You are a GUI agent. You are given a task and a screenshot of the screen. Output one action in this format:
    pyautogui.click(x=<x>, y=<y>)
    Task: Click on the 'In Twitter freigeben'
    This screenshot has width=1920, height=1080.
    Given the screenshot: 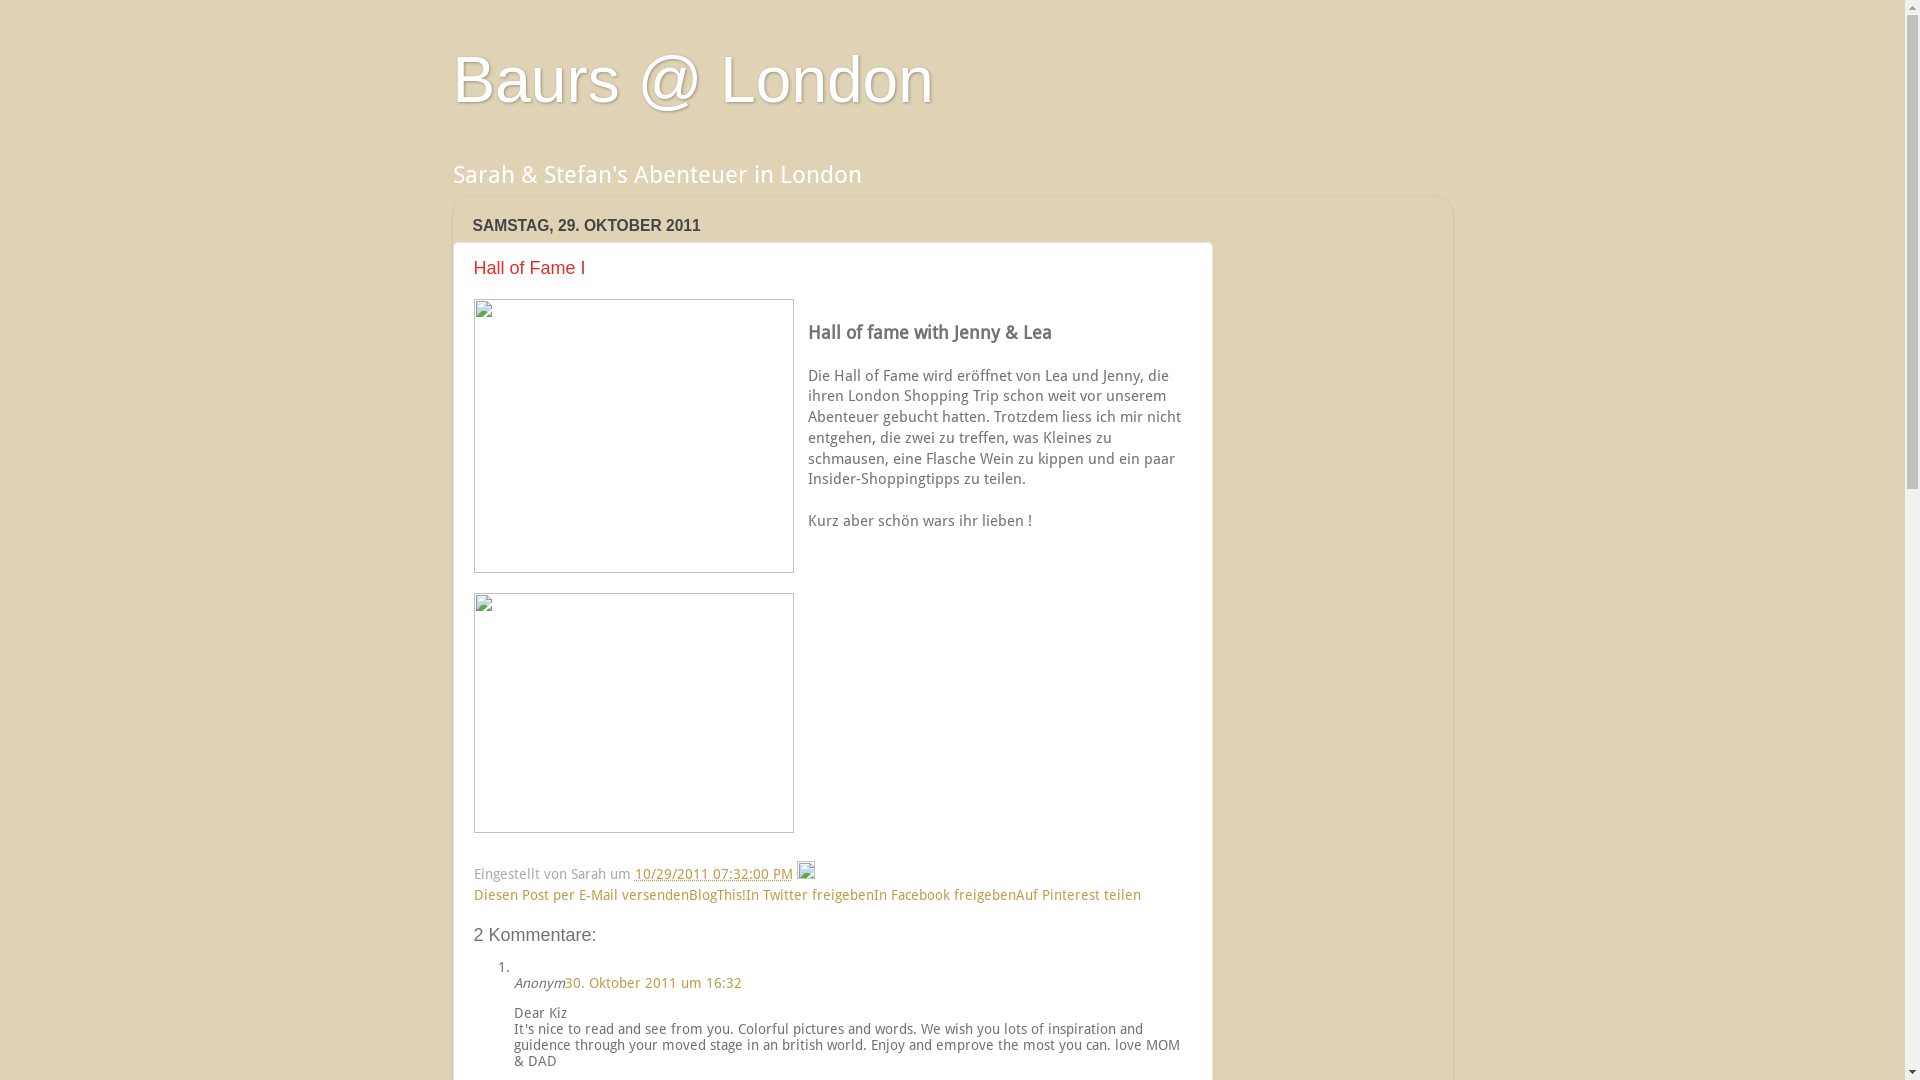 What is the action you would take?
    pyautogui.click(x=810, y=893)
    